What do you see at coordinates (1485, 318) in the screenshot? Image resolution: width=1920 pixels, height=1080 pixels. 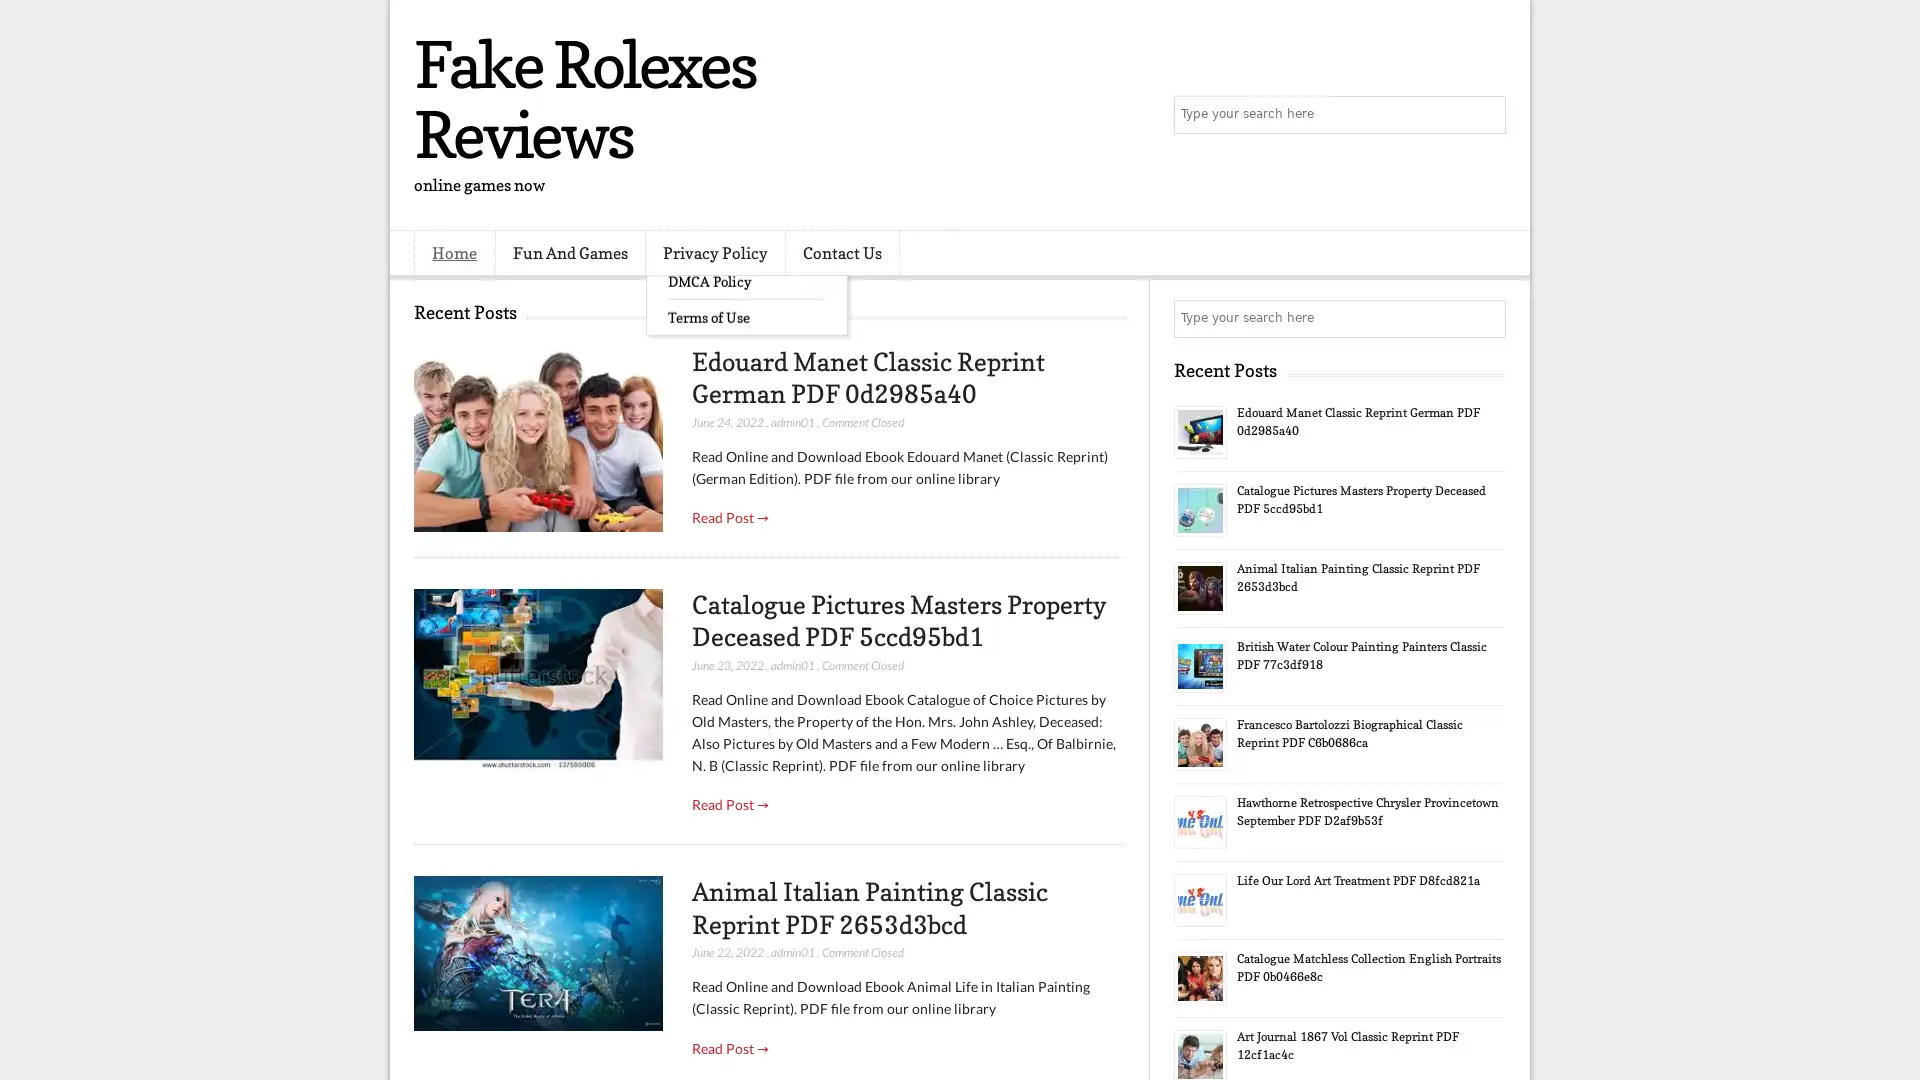 I see `Search` at bounding box center [1485, 318].